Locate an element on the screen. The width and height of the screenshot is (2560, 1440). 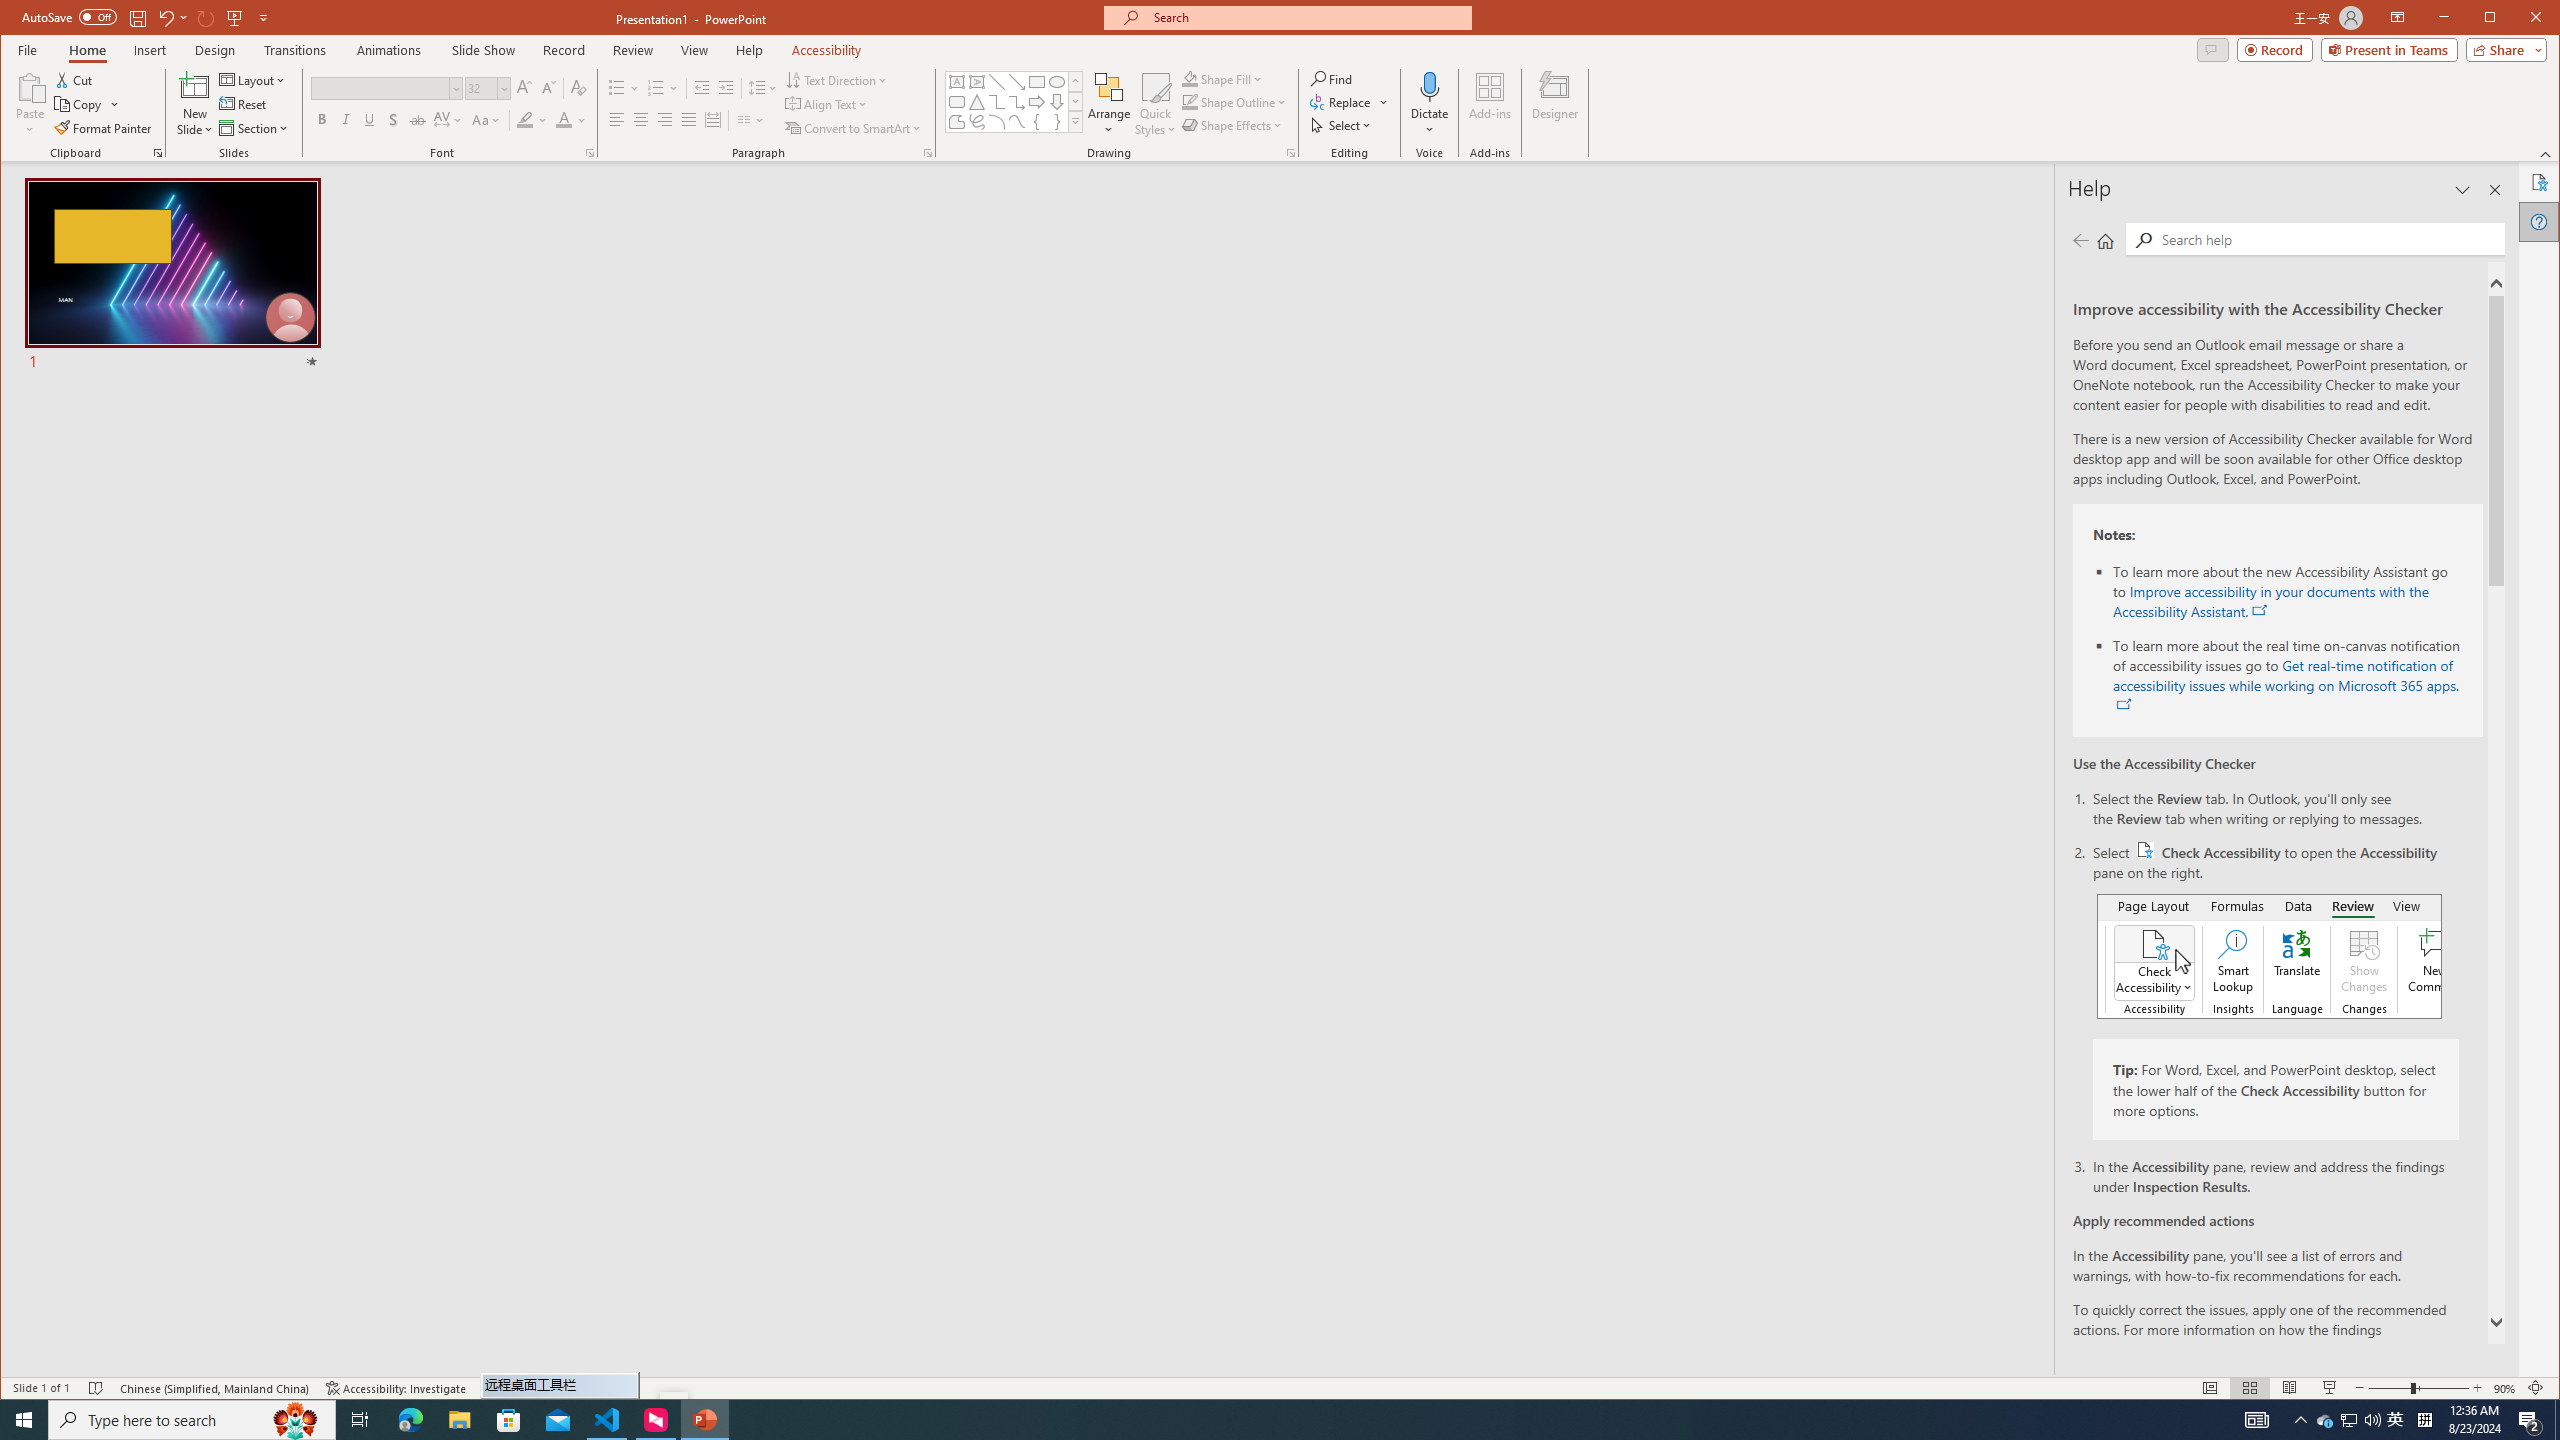
'Check accessibility button' is located at coordinates (2144, 850).